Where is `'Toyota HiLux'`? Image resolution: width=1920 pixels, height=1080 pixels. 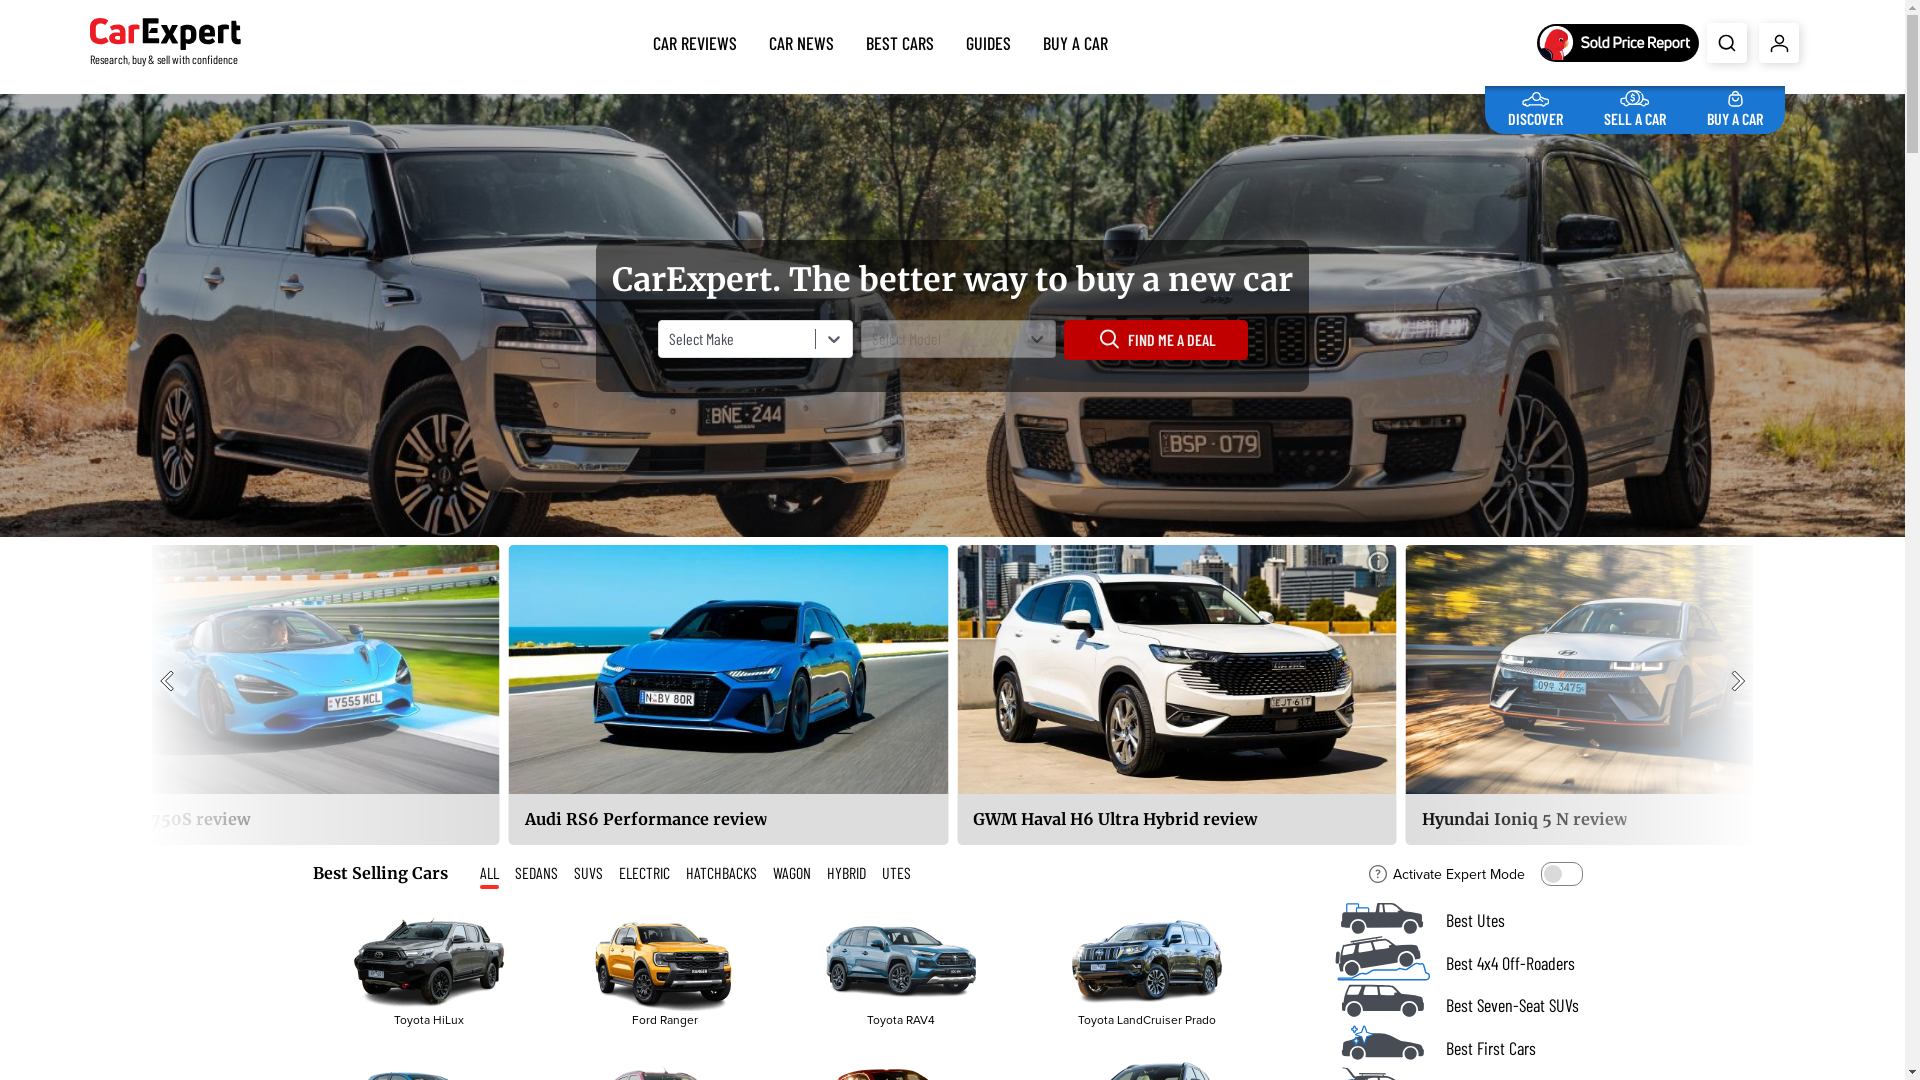
'Toyota HiLux' is located at coordinates (426, 970).